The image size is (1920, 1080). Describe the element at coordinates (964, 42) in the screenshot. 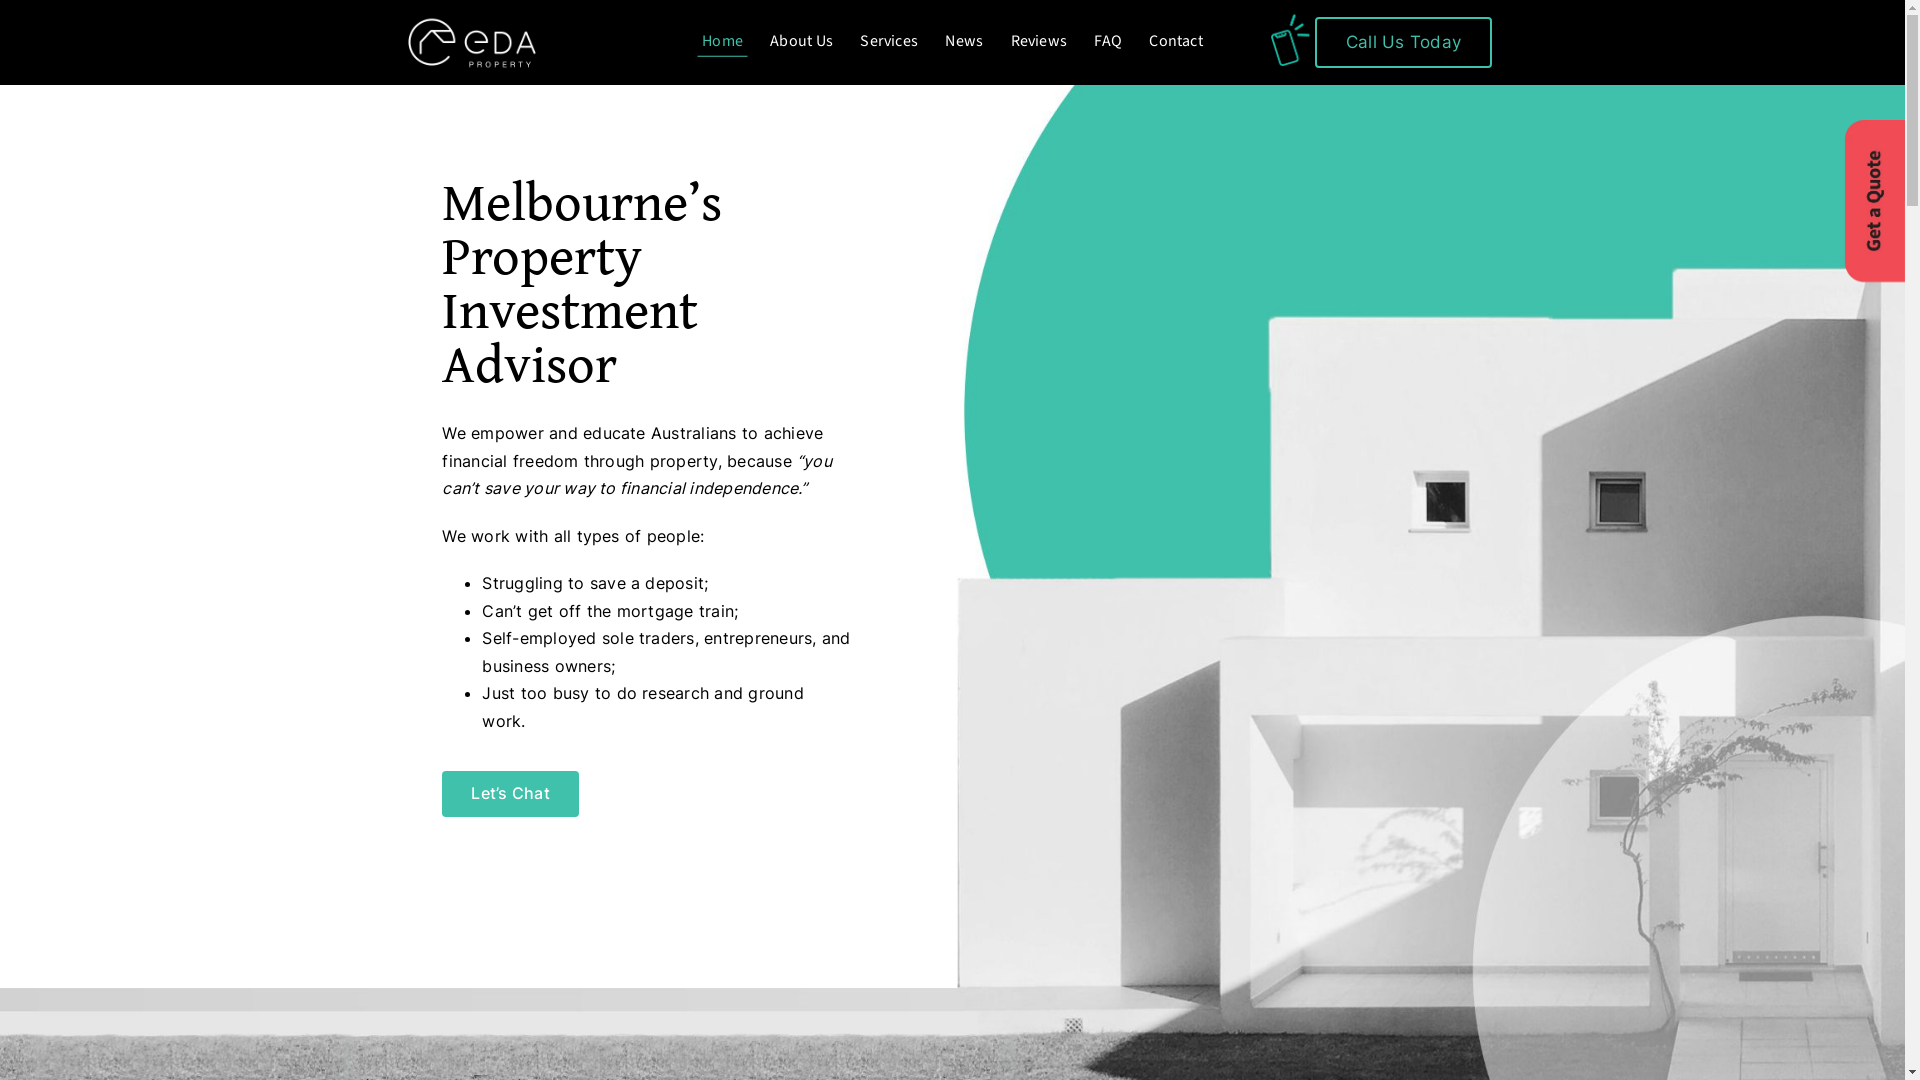

I see `'News'` at that location.